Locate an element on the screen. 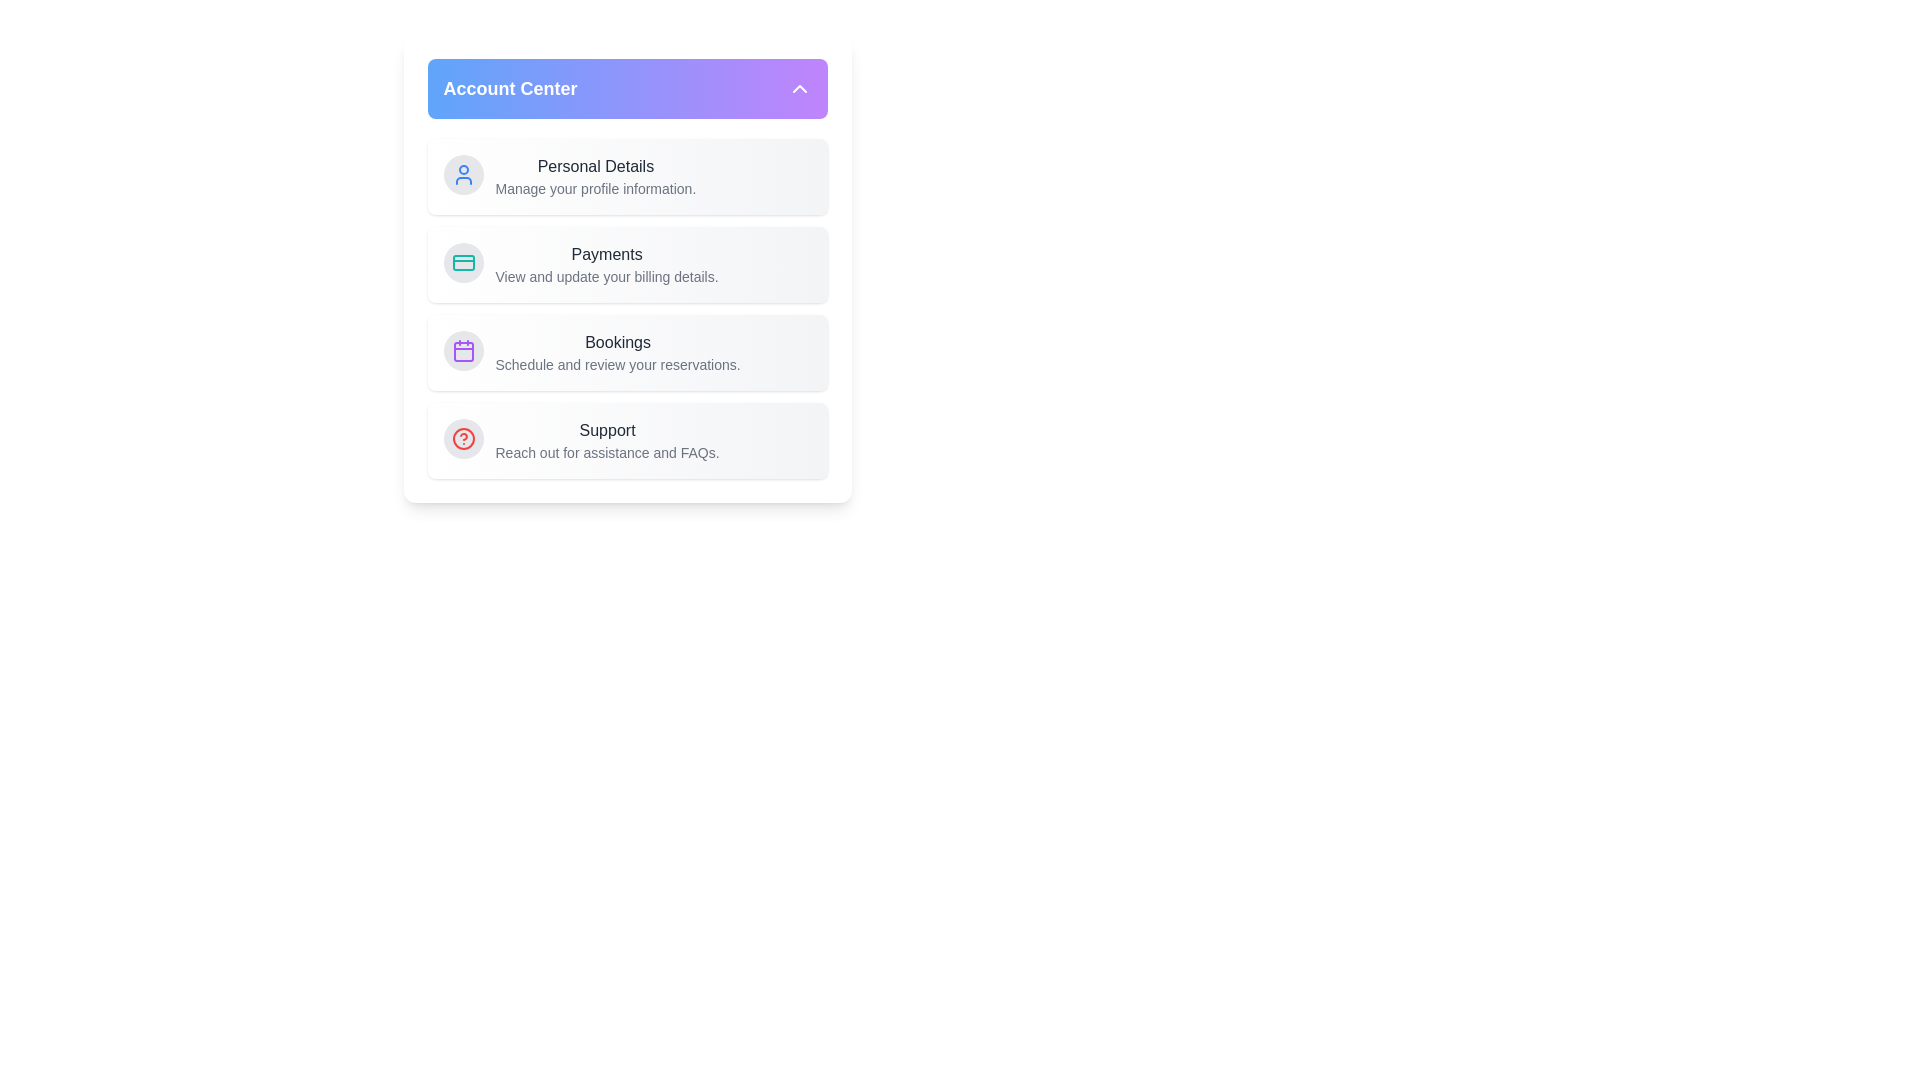  the 'Payments' menu item is located at coordinates (606, 253).